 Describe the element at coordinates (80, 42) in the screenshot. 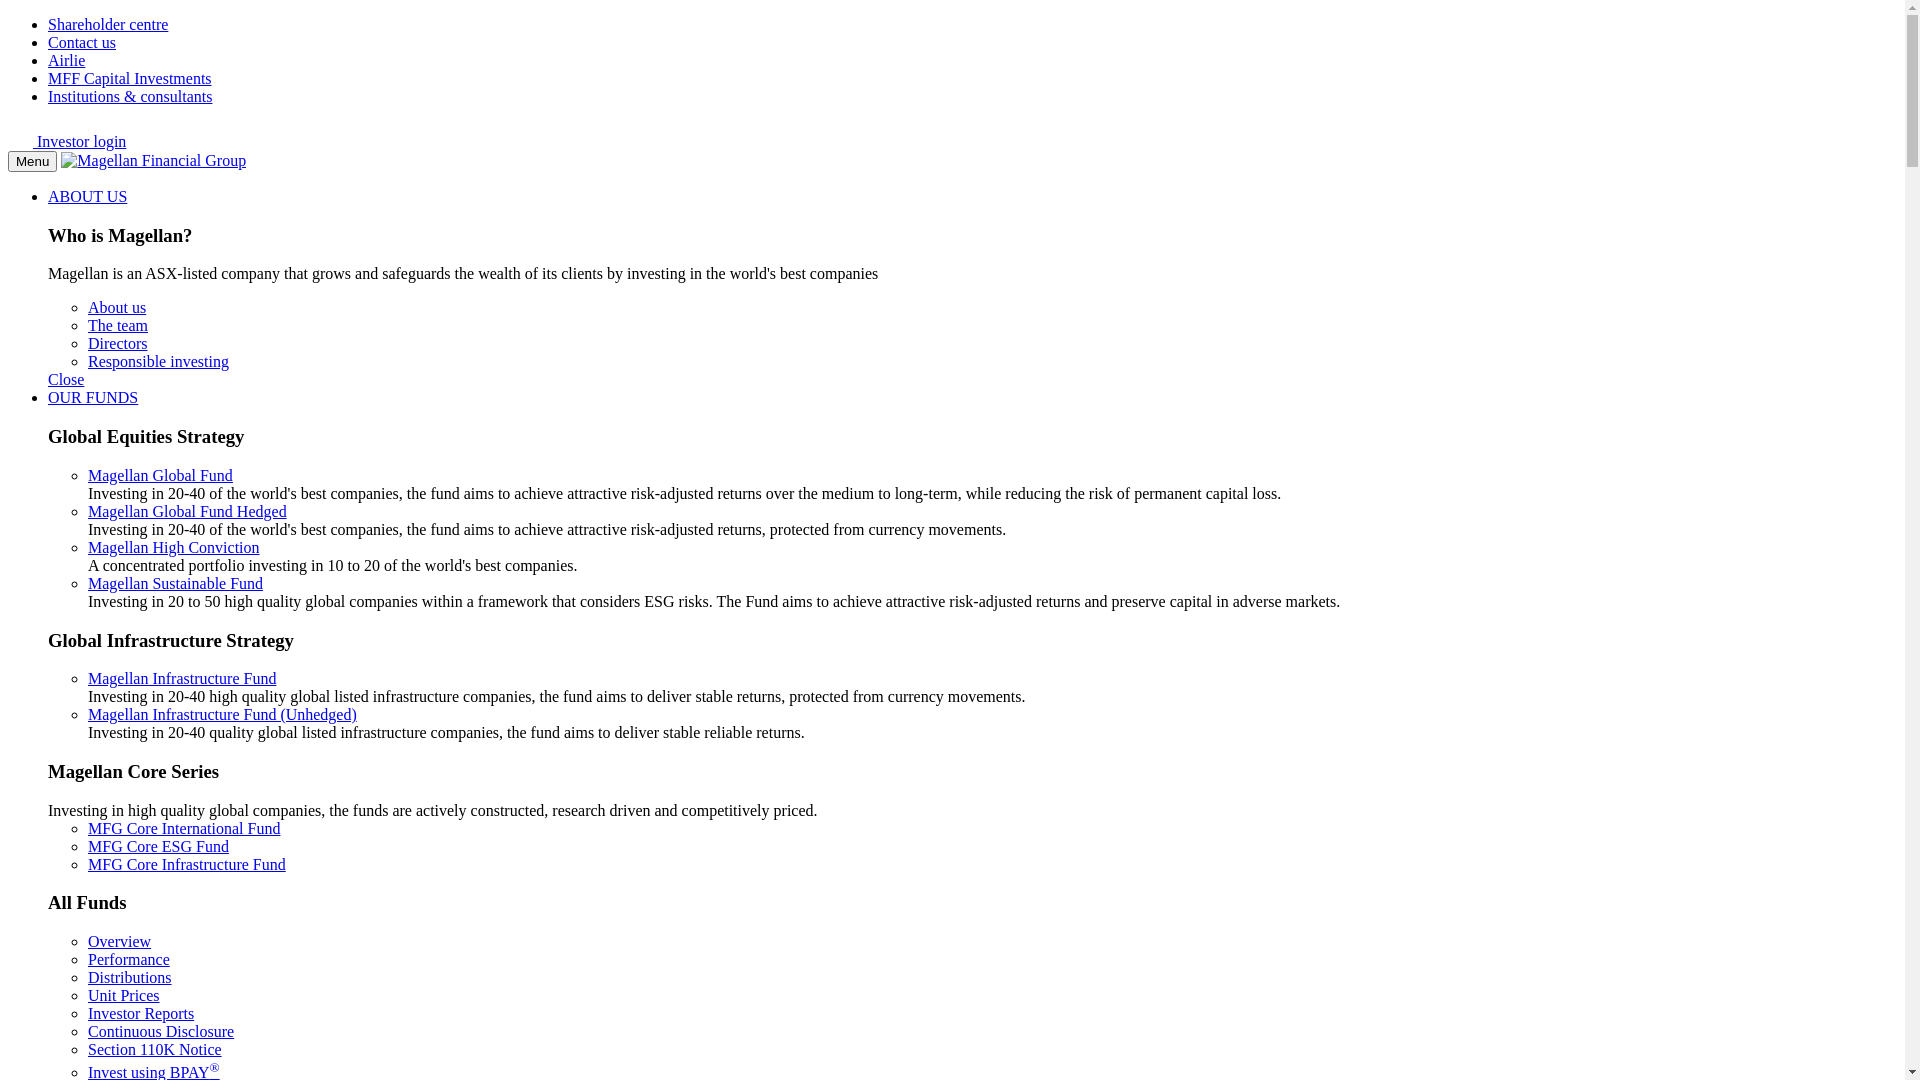

I see `'Contact us'` at that location.